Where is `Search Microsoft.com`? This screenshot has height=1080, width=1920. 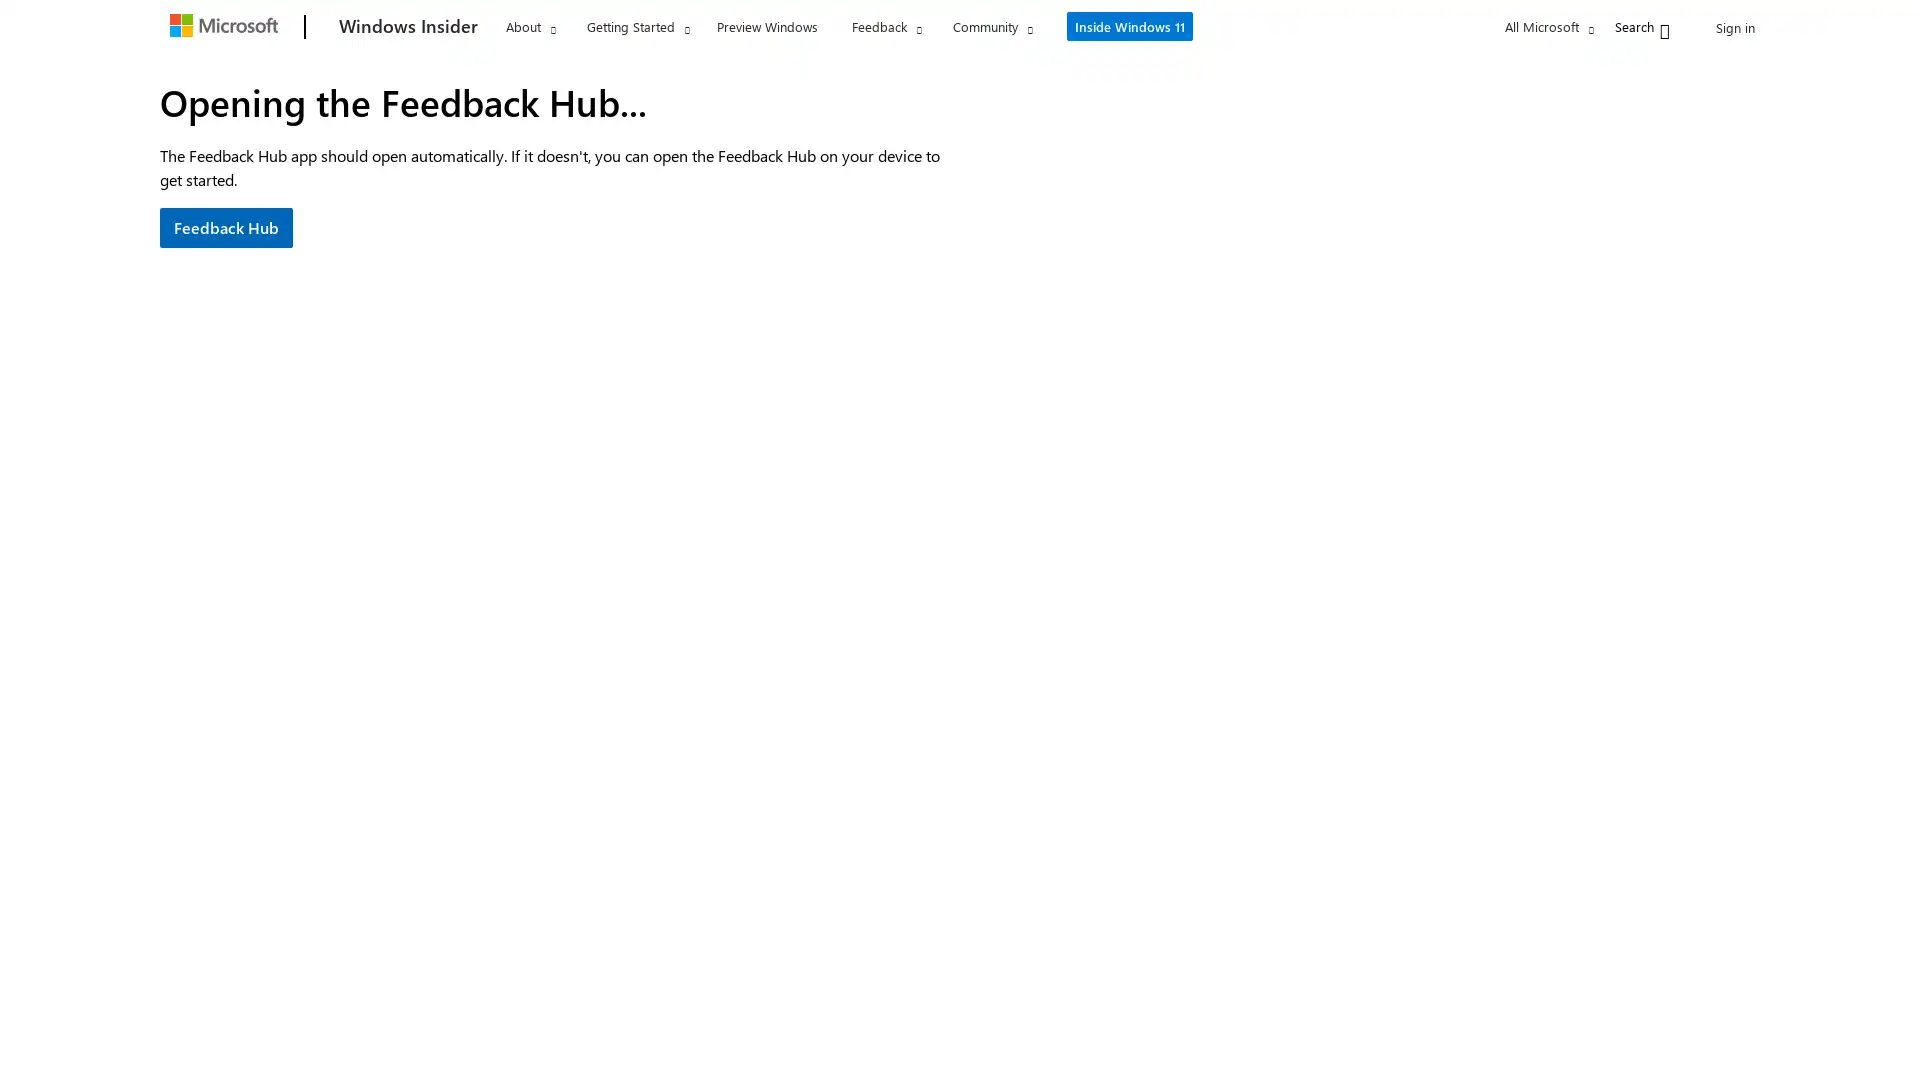 Search Microsoft.com is located at coordinates (1602, 25).